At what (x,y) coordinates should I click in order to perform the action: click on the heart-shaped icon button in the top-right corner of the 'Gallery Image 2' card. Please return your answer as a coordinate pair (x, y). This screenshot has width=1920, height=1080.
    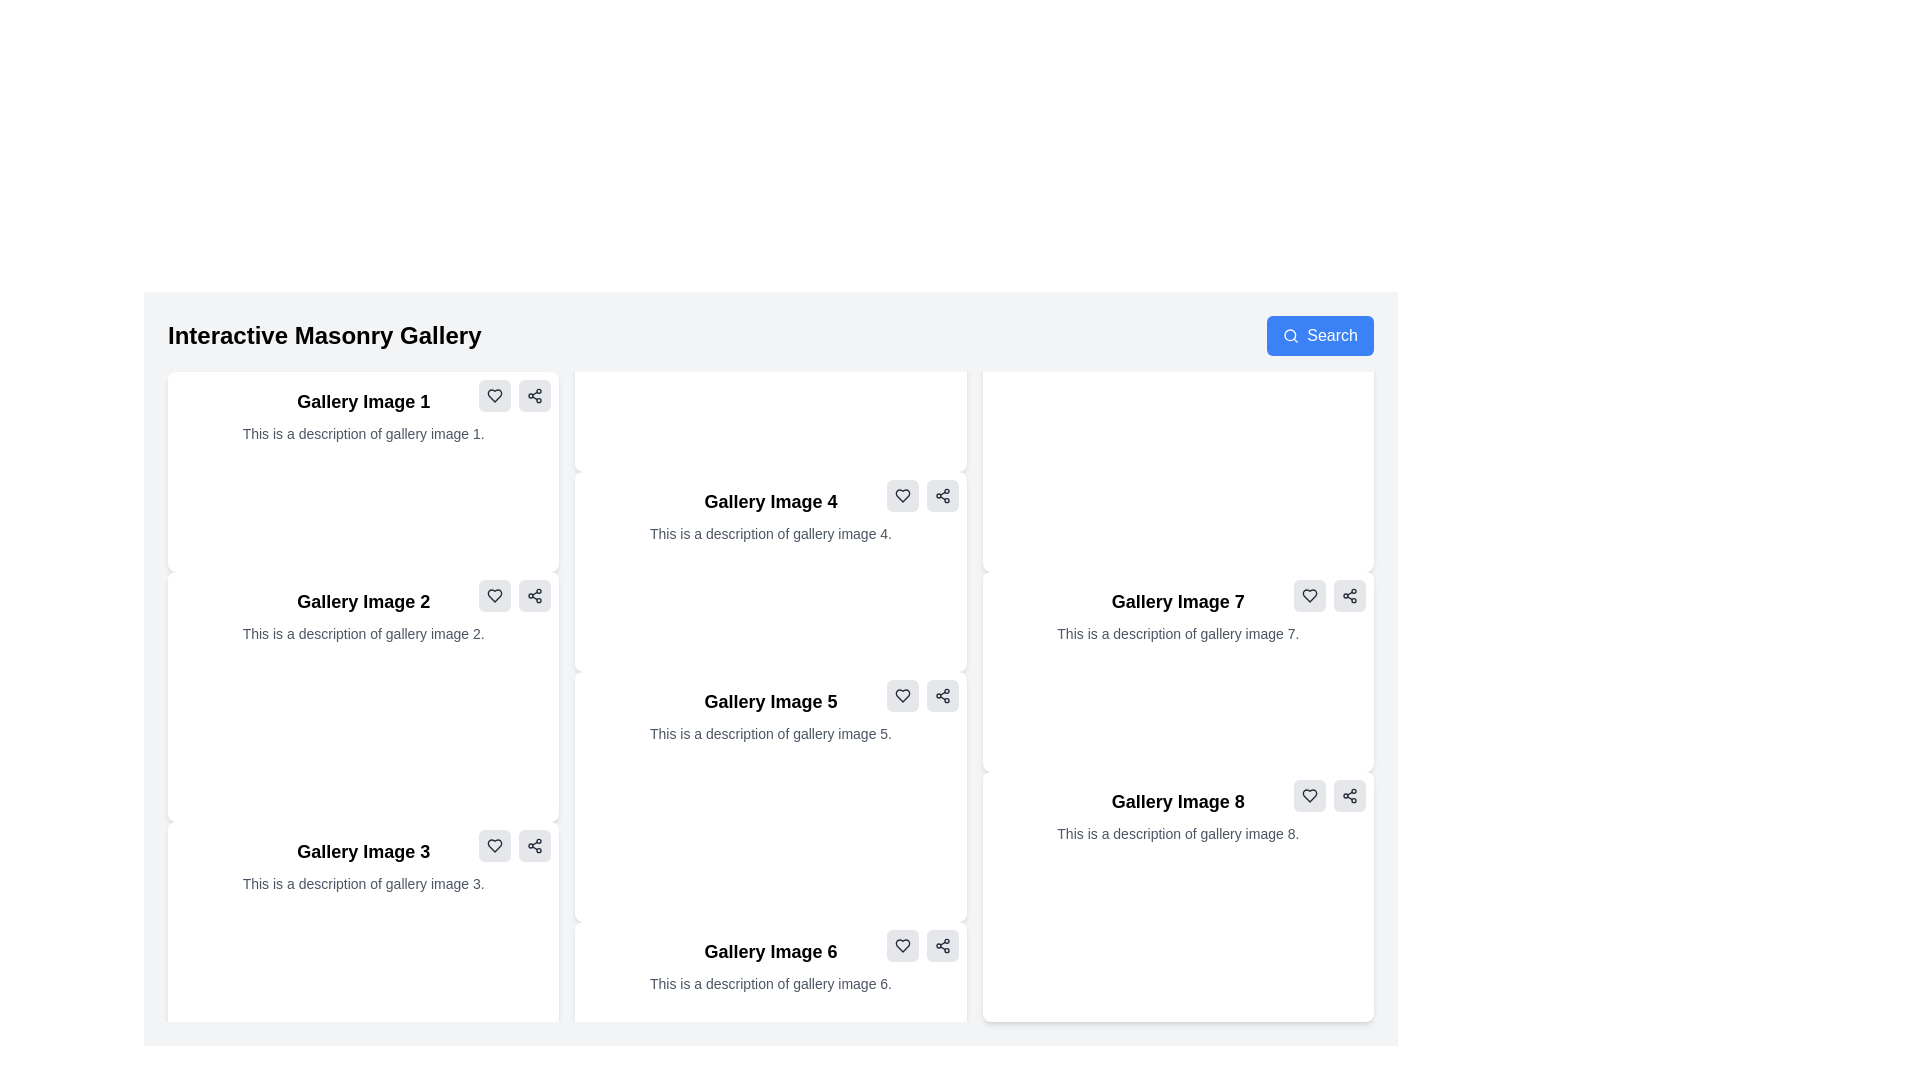
    Looking at the image, I should click on (495, 396).